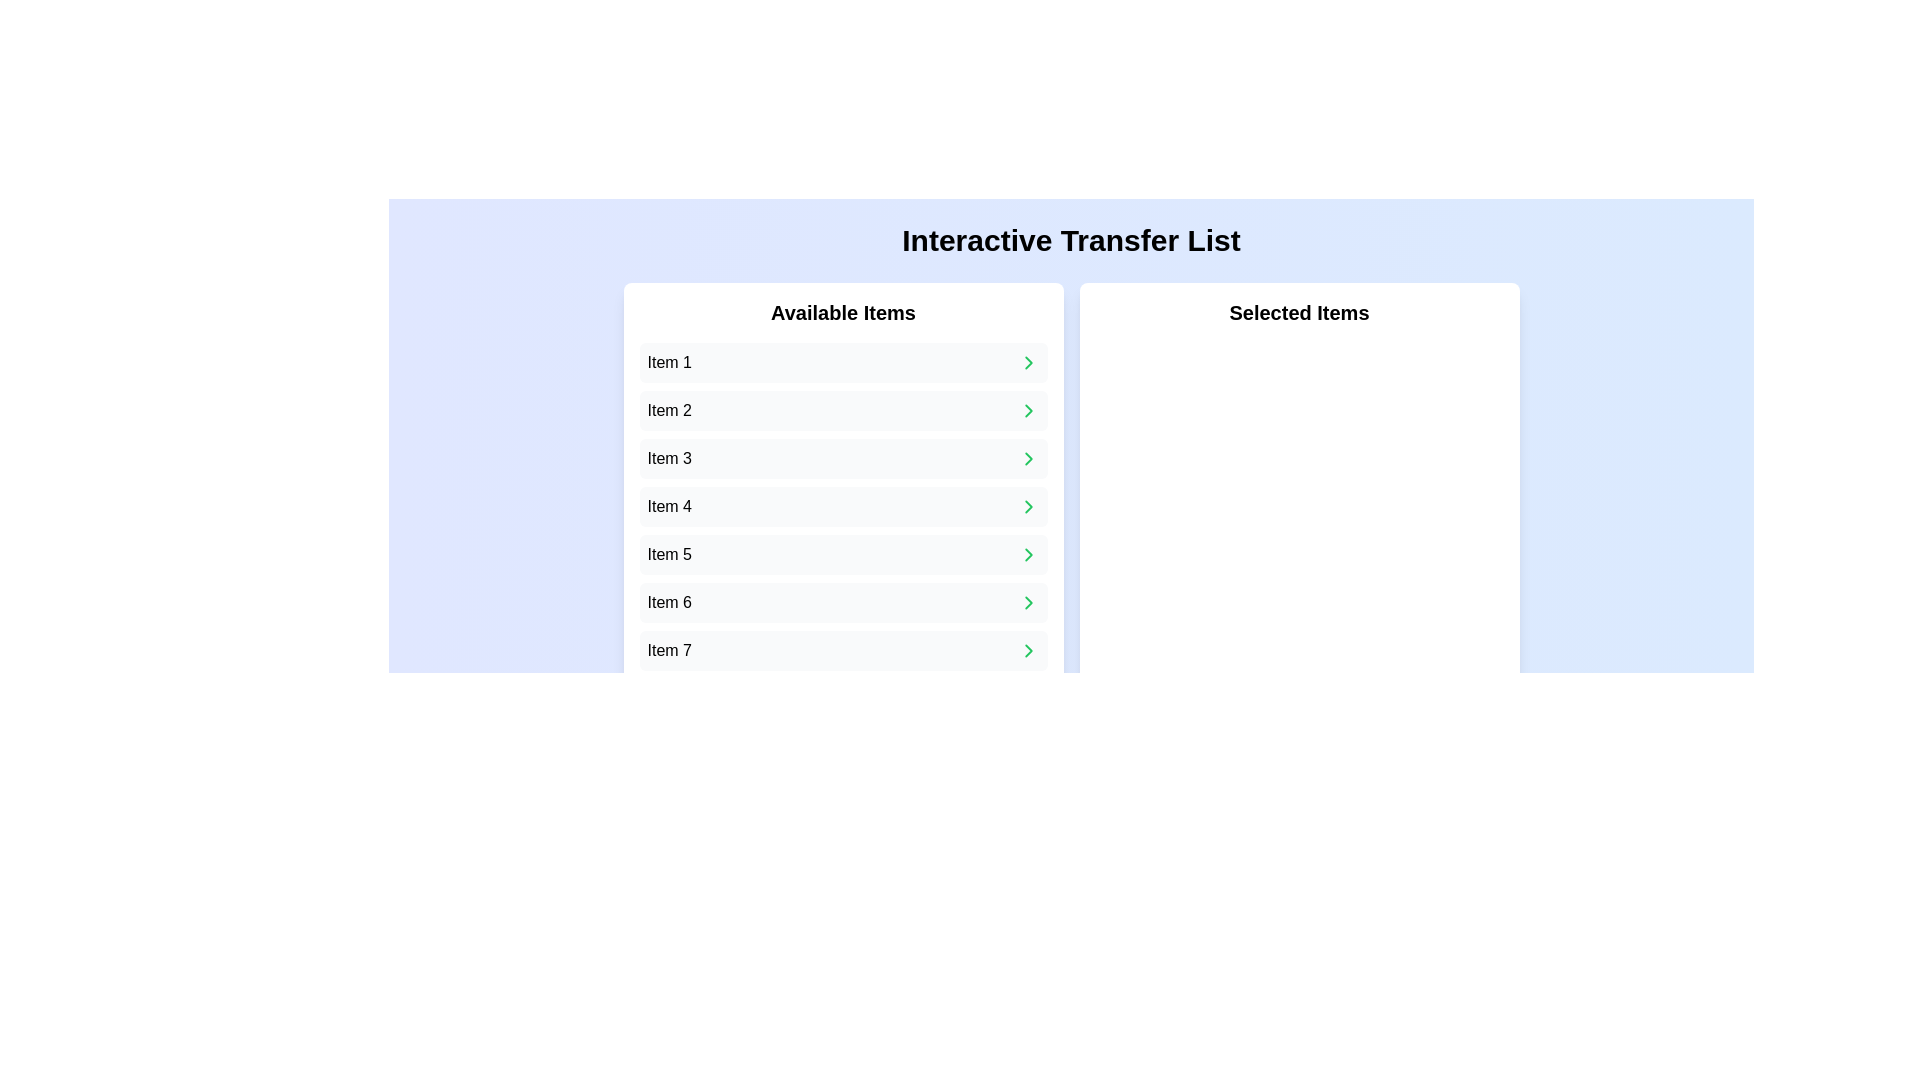 This screenshot has width=1920, height=1080. What do you see at coordinates (669, 505) in the screenshot?
I see `on the text label displaying 'Item 4'` at bounding box center [669, 505].